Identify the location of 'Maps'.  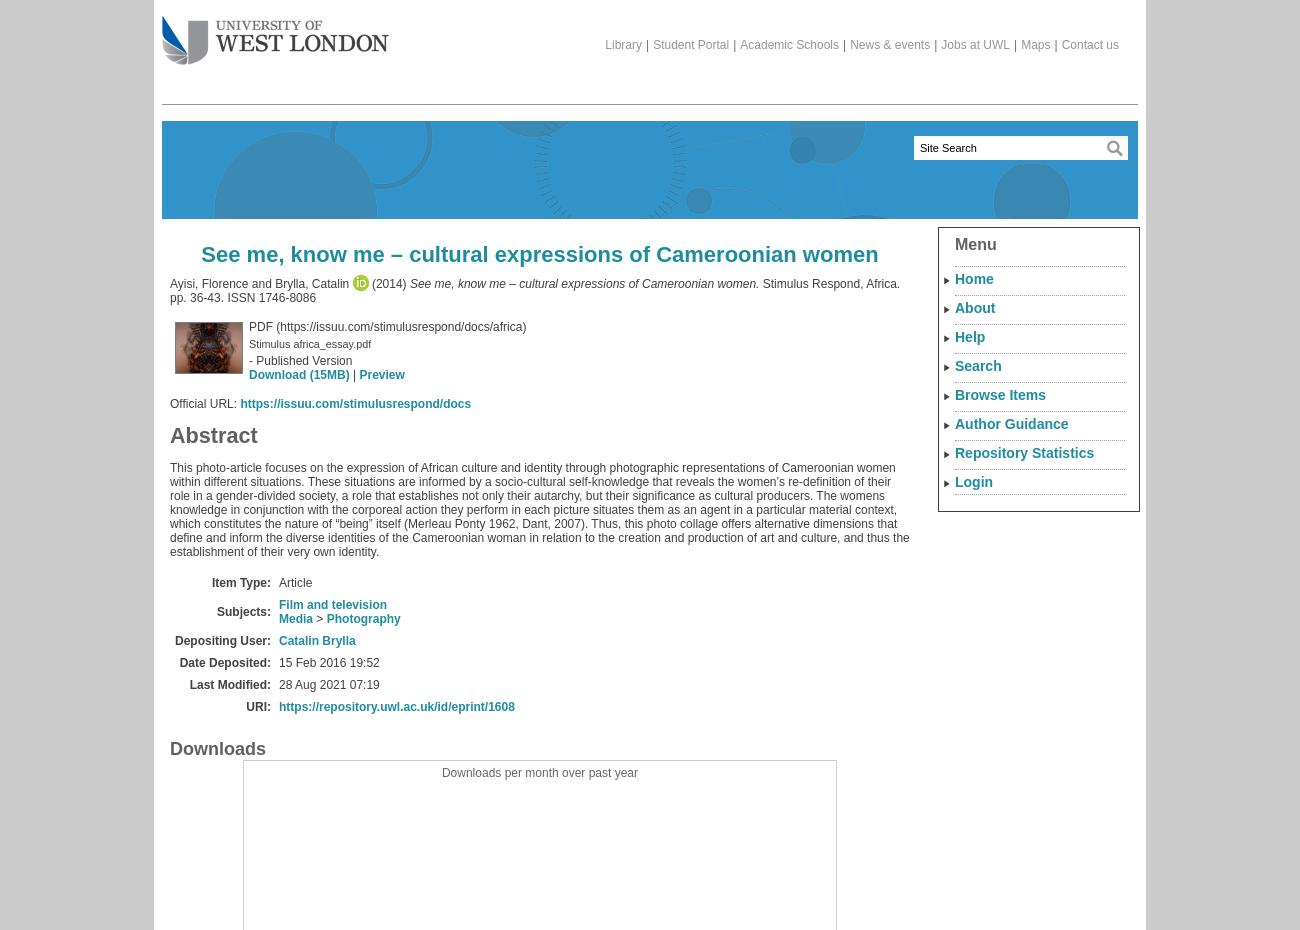
(1035, 44).